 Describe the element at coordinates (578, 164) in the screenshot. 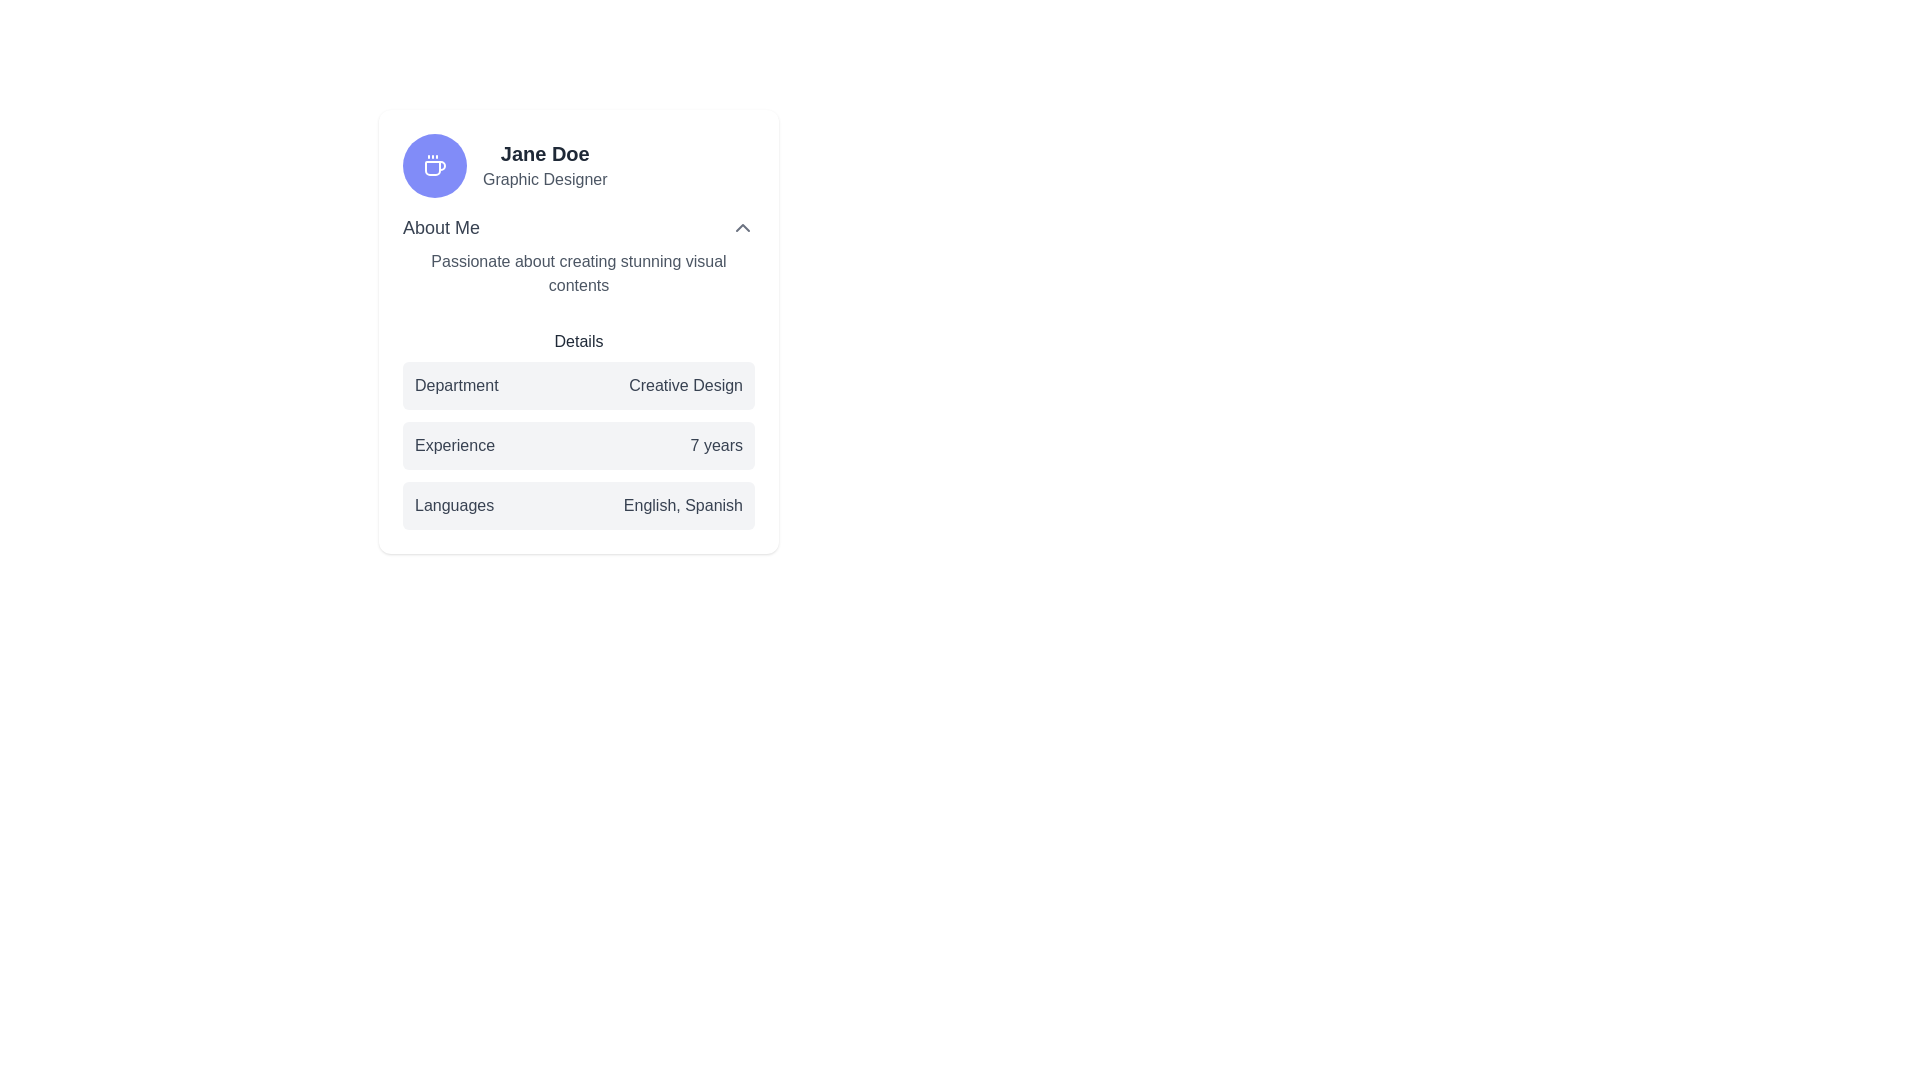

I see `the Profile Display Section located in the upper area of the card widget, displaying the user's name and professional title` at that location.